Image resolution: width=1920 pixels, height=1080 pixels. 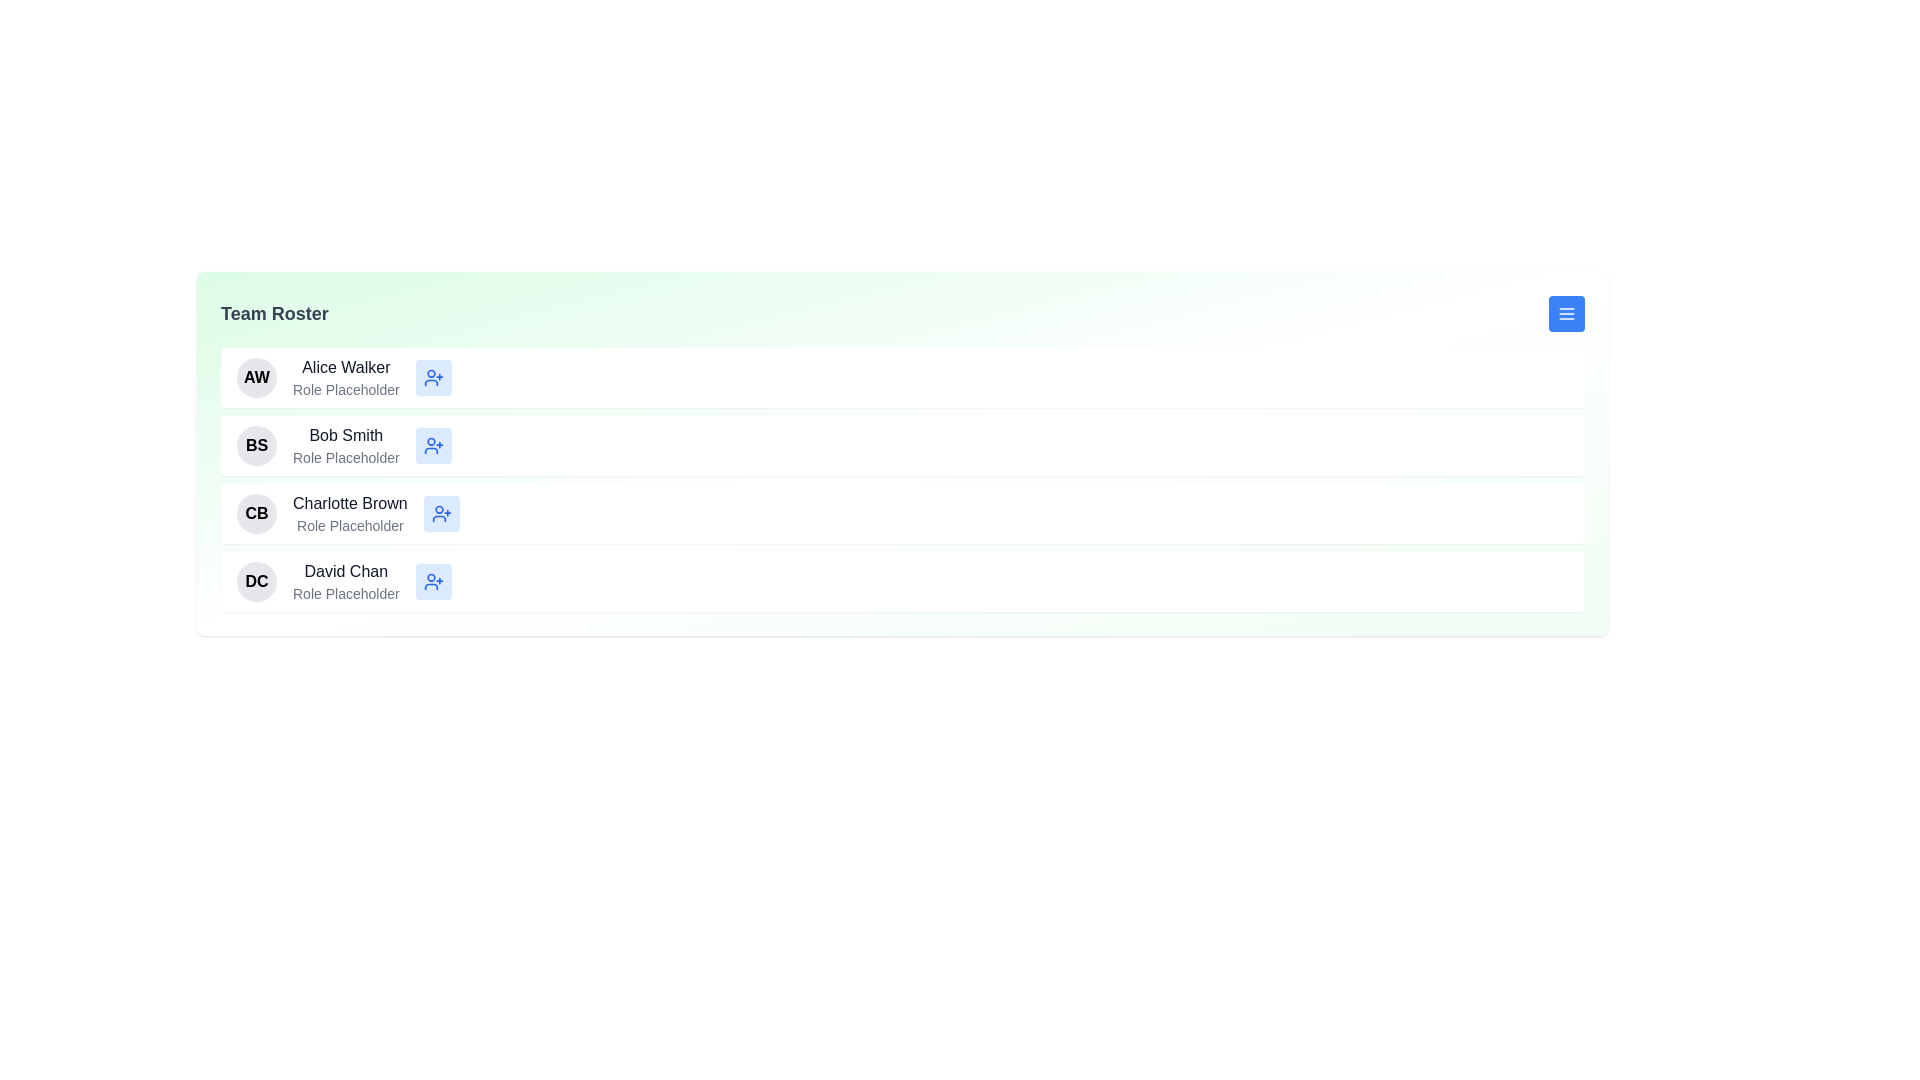 I want to click on the interactive button to add or invite someone, located next to the user information for 'Bob Smith', so click(x=432, y=445).